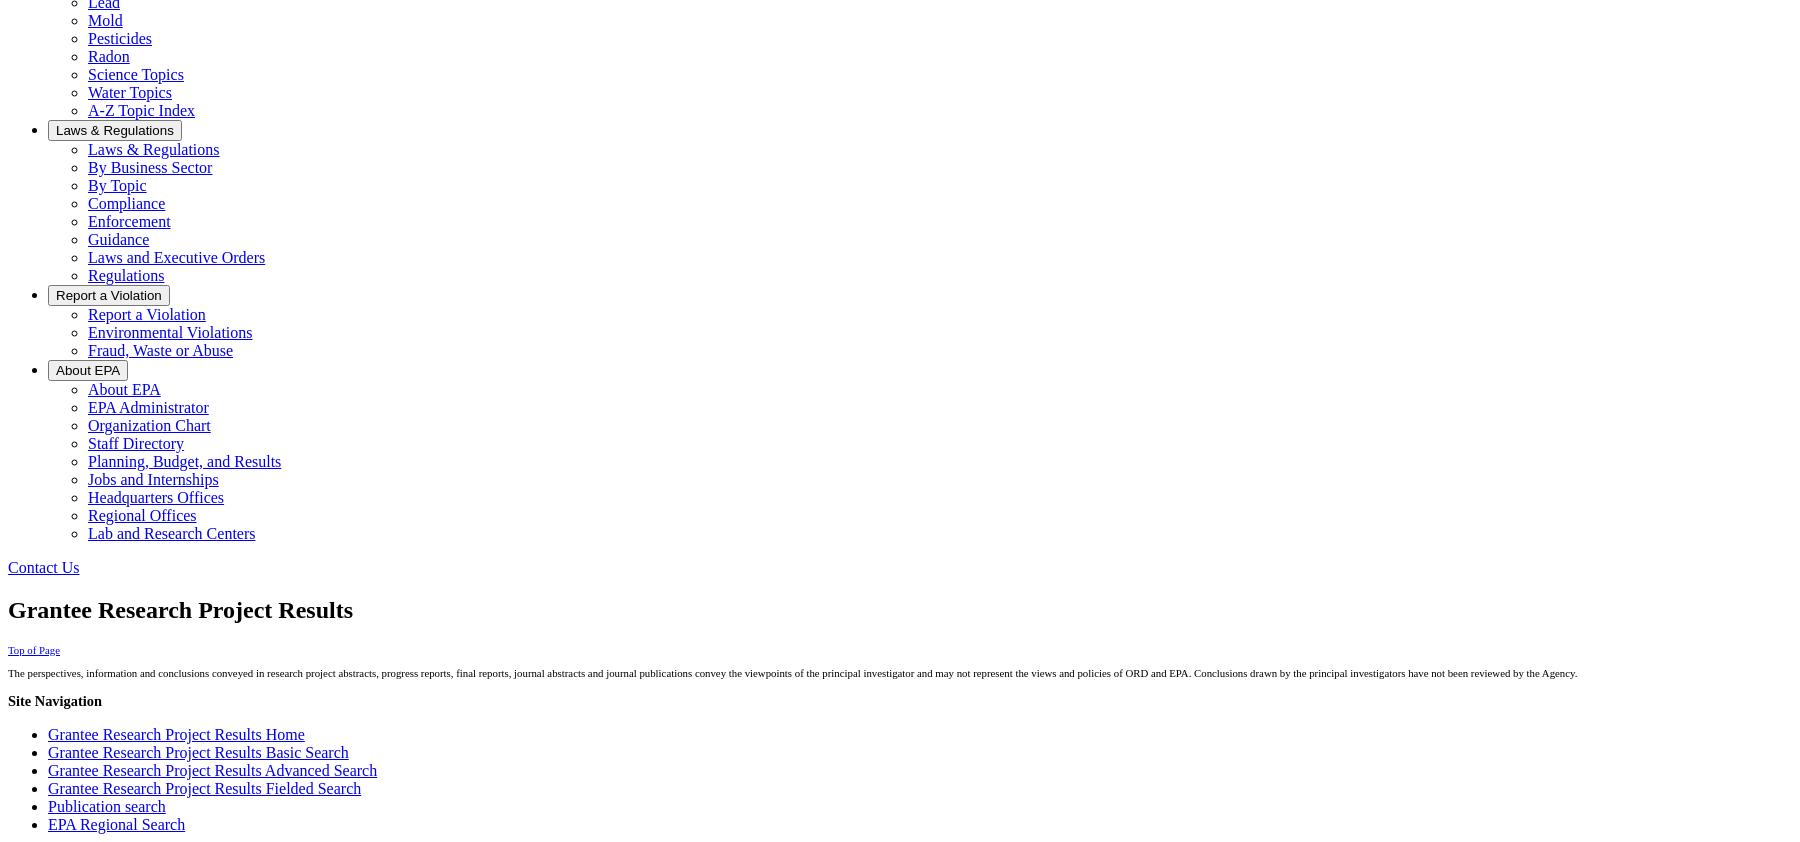  What do you see at coordinates (87, 239) in the screenshot?
I see `'Guidance'` at bounding box center [87, 239].